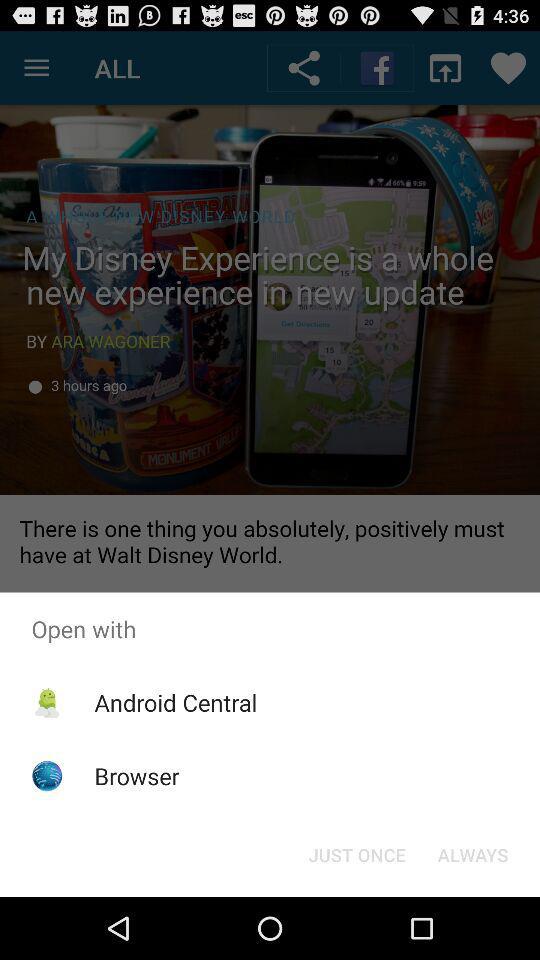 The width and height of the screenshot is (540, 960). I want to click on just once, so click(356, 853).